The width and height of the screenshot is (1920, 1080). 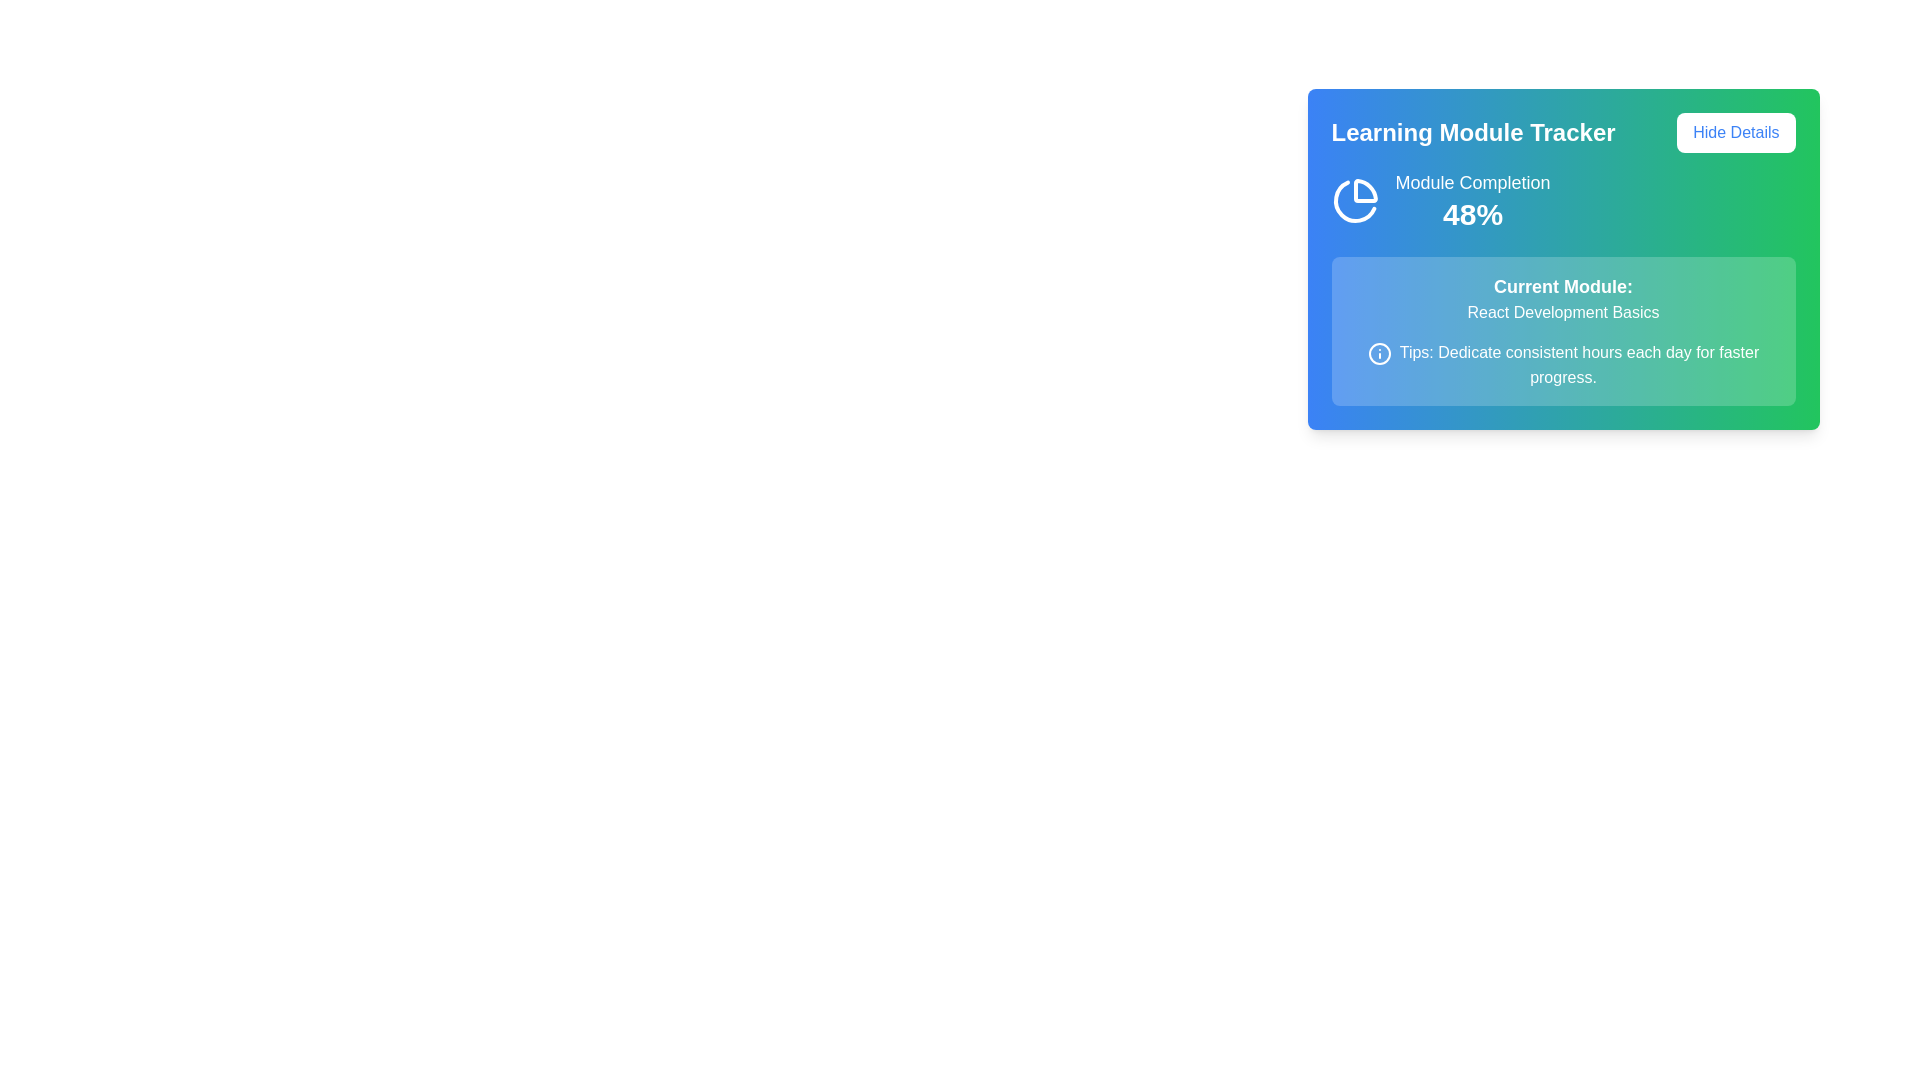 What do you see at coordinates (1562, 281) in the screenshot?
I see `the Informational Card displaying progress information about the user's learning module, located in the upper-right section of the view` at bounding box center [1562, 281].